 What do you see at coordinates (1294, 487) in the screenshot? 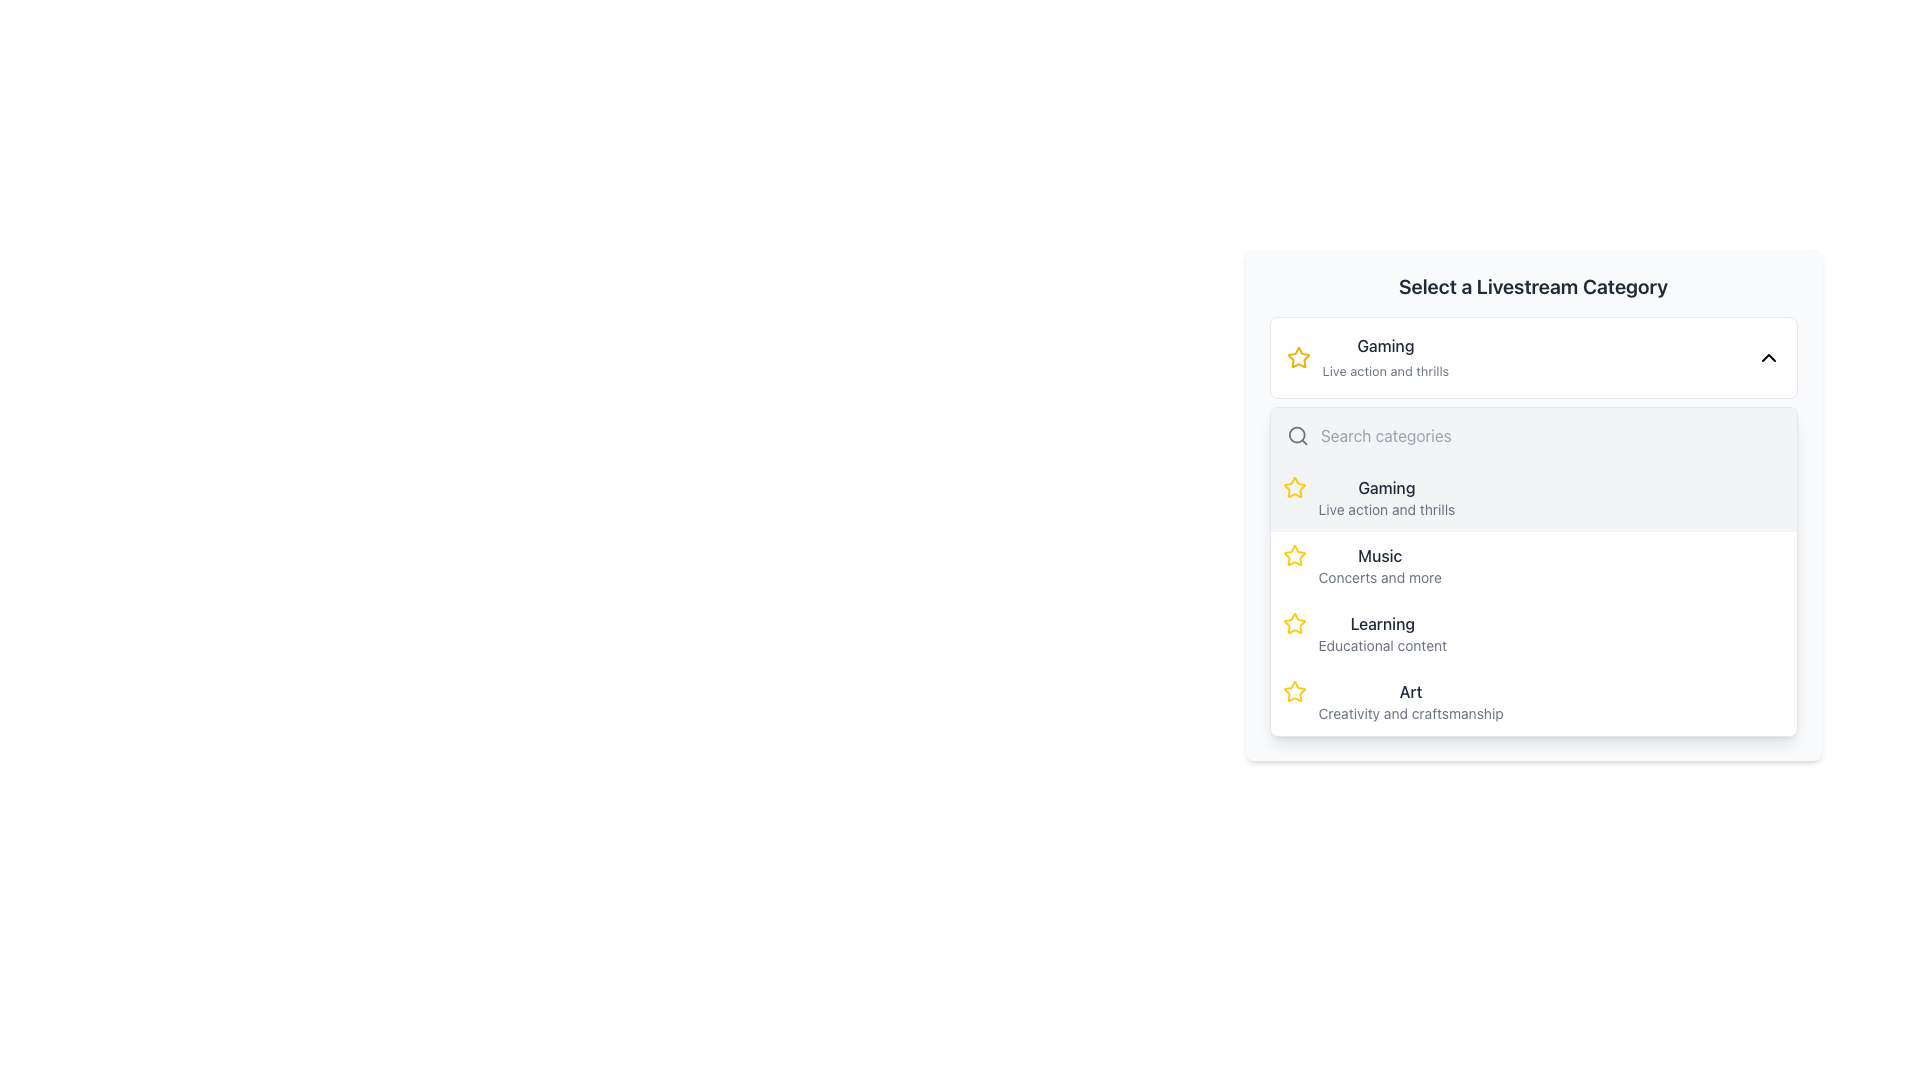
I see `the star icon with a yellow outline located in the dropdown menu under the 'Gaming' category, positioned near the top-left corner of the list item` at bounding box center [1294, 487].